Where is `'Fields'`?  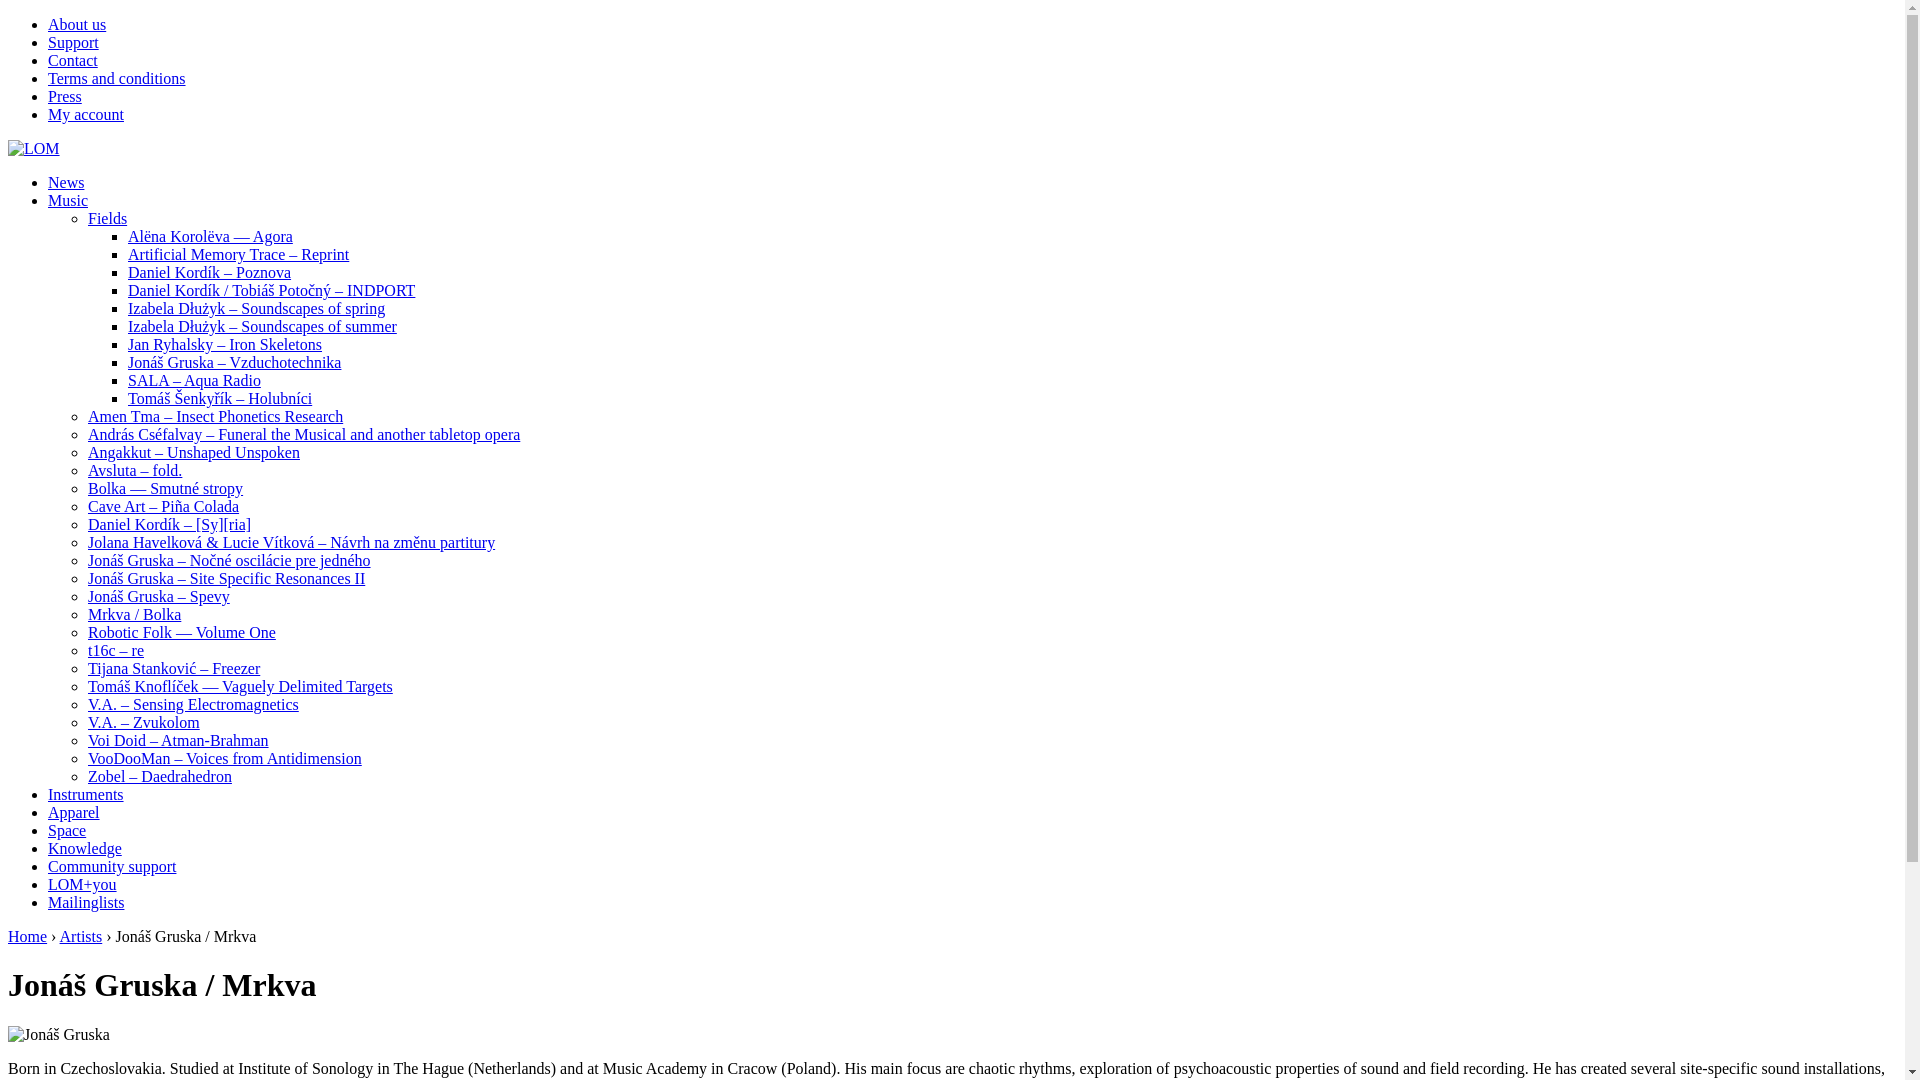
'Fields' is located at coordinates (106, 218).